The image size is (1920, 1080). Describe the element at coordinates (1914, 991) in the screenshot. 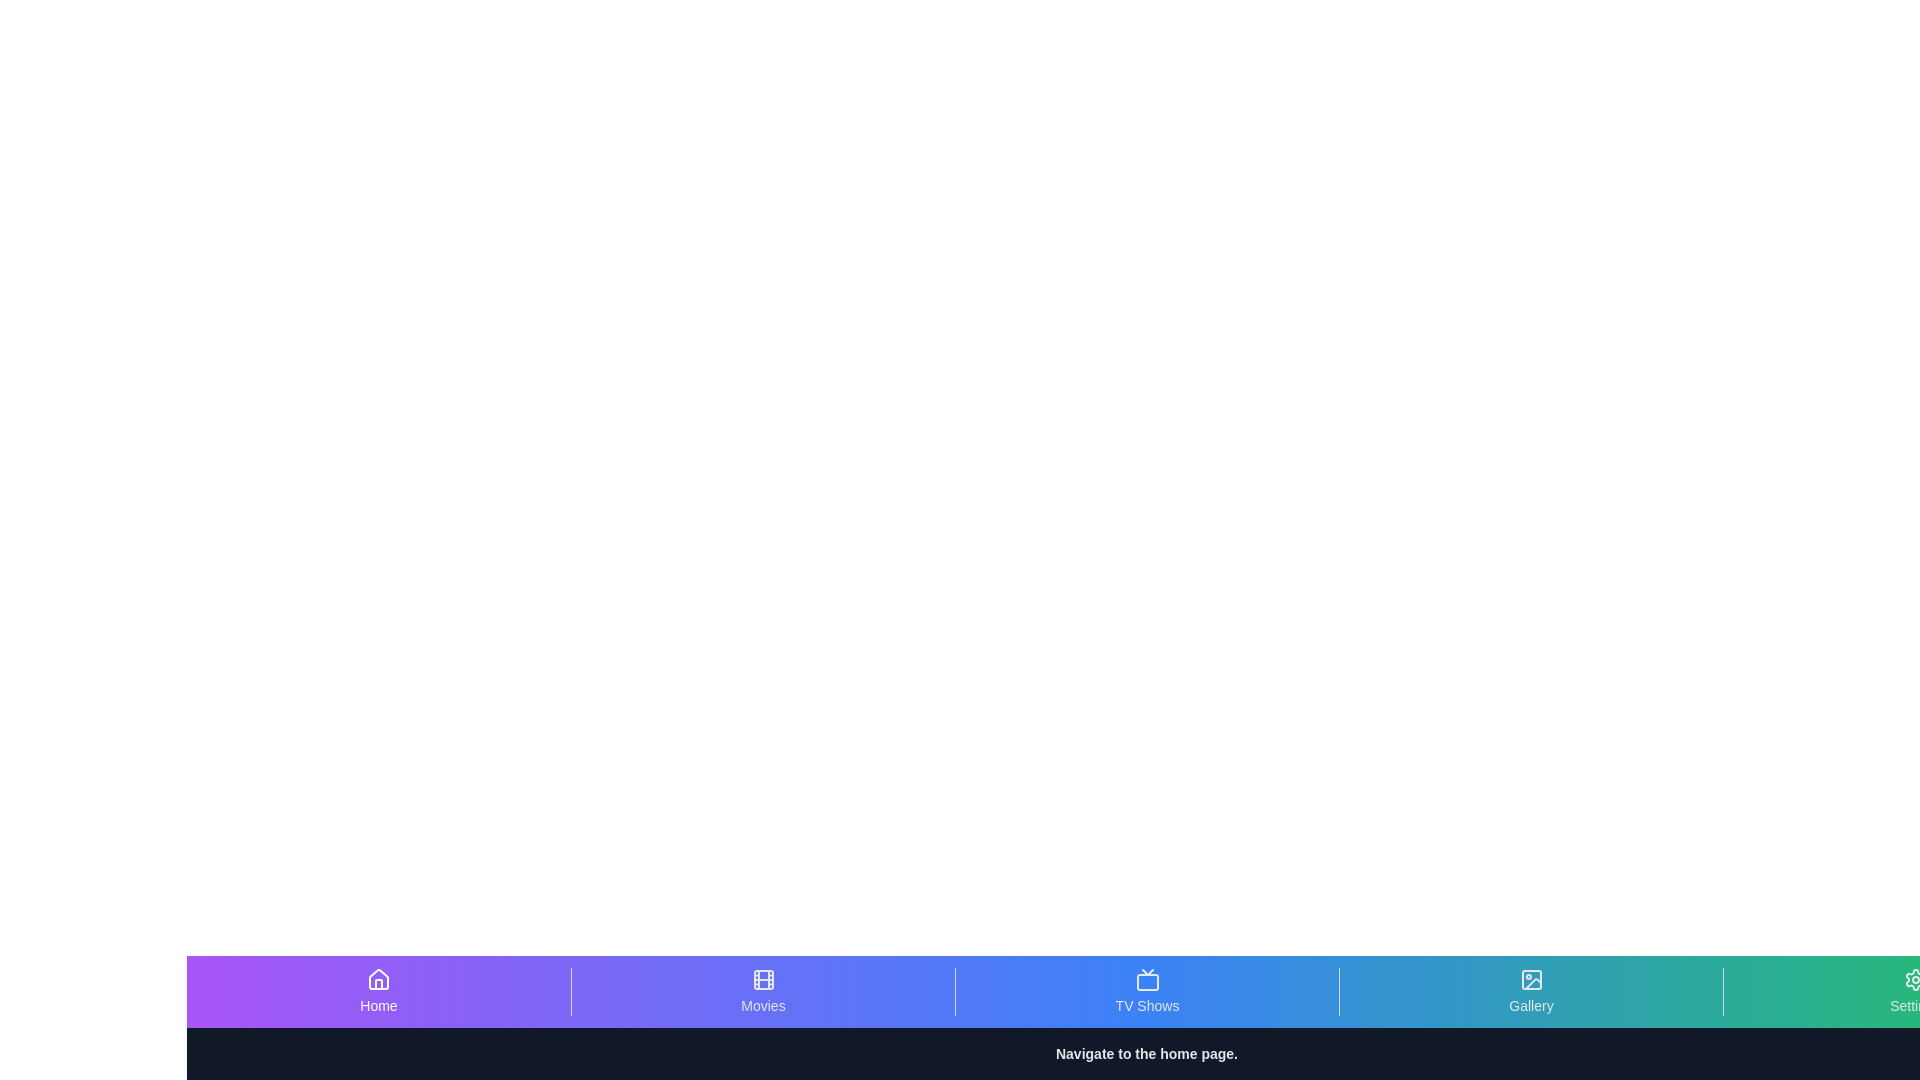

I see `the Settings tab to select it` at that location.